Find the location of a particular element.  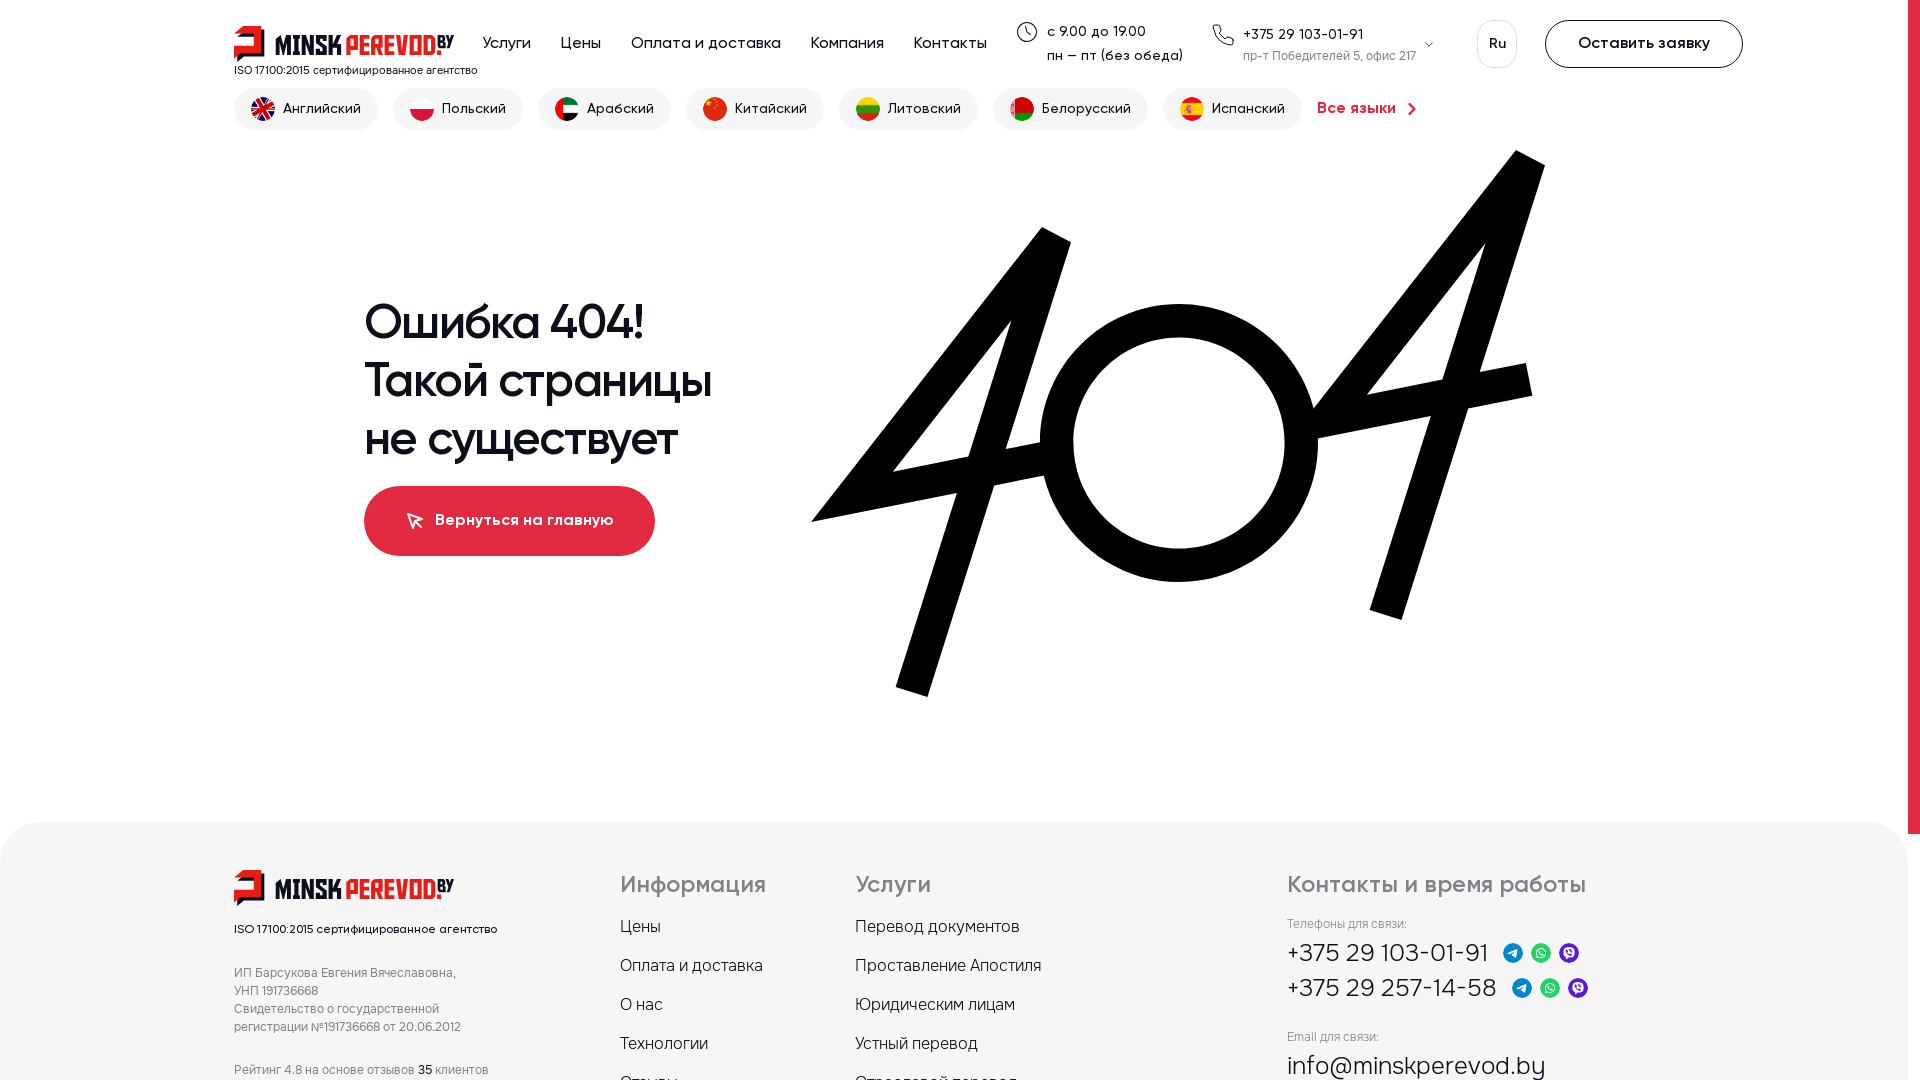

'+375 29 257-14-58' is located at coordinates (1391, 986).